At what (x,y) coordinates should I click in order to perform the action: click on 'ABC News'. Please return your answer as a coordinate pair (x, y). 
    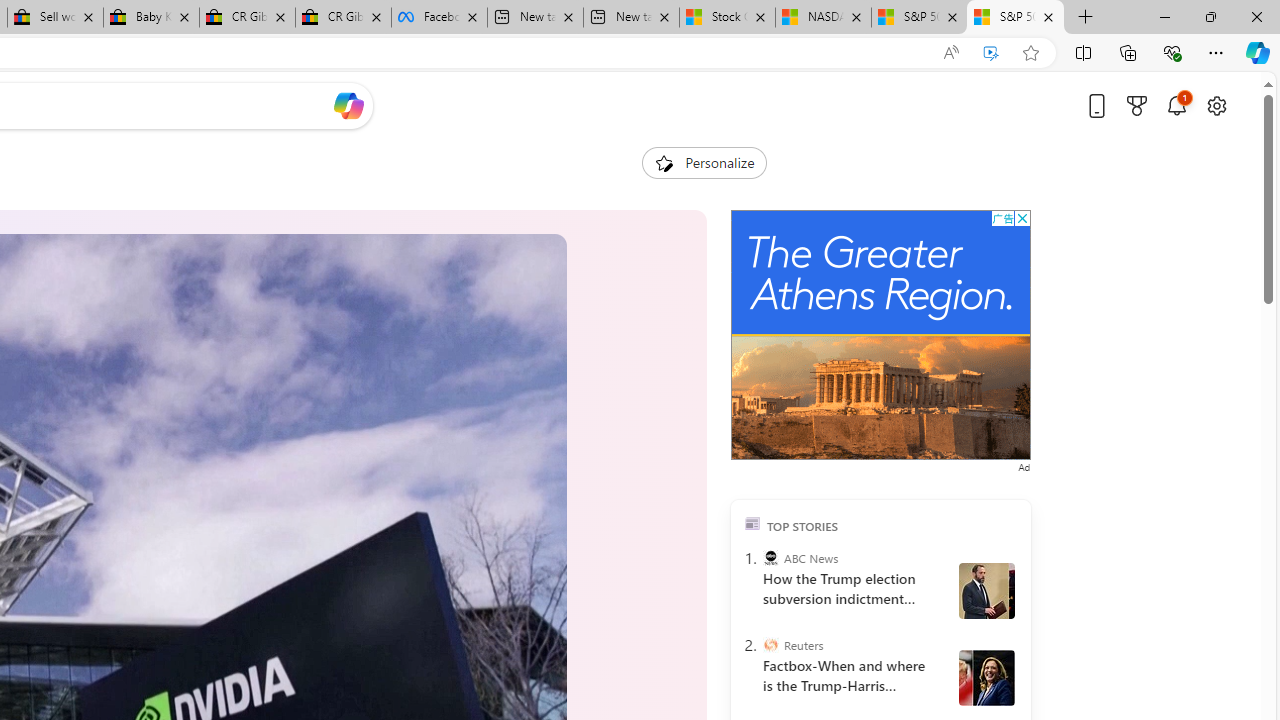
    Looking at the image, I should click on (769, 558).